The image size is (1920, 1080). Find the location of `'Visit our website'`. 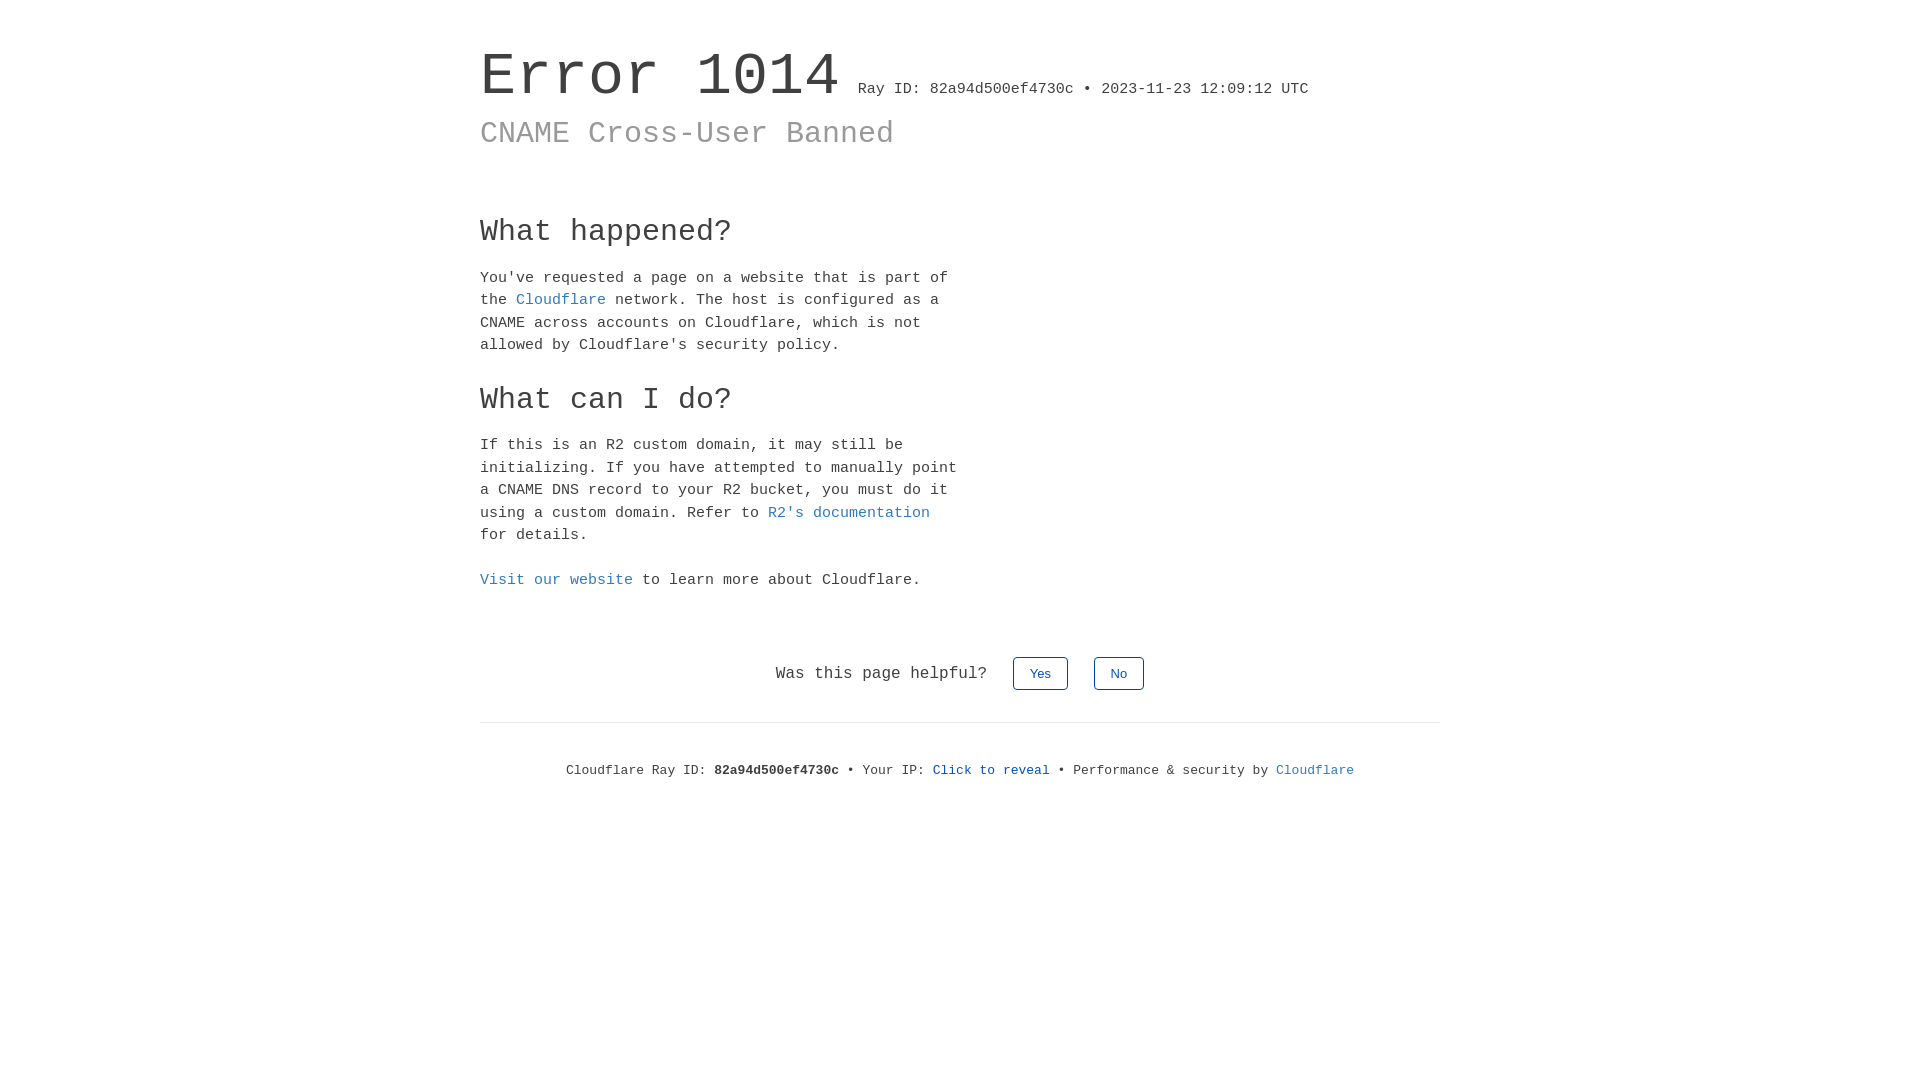

'Visit our website' is located at coordinates (556, 580).